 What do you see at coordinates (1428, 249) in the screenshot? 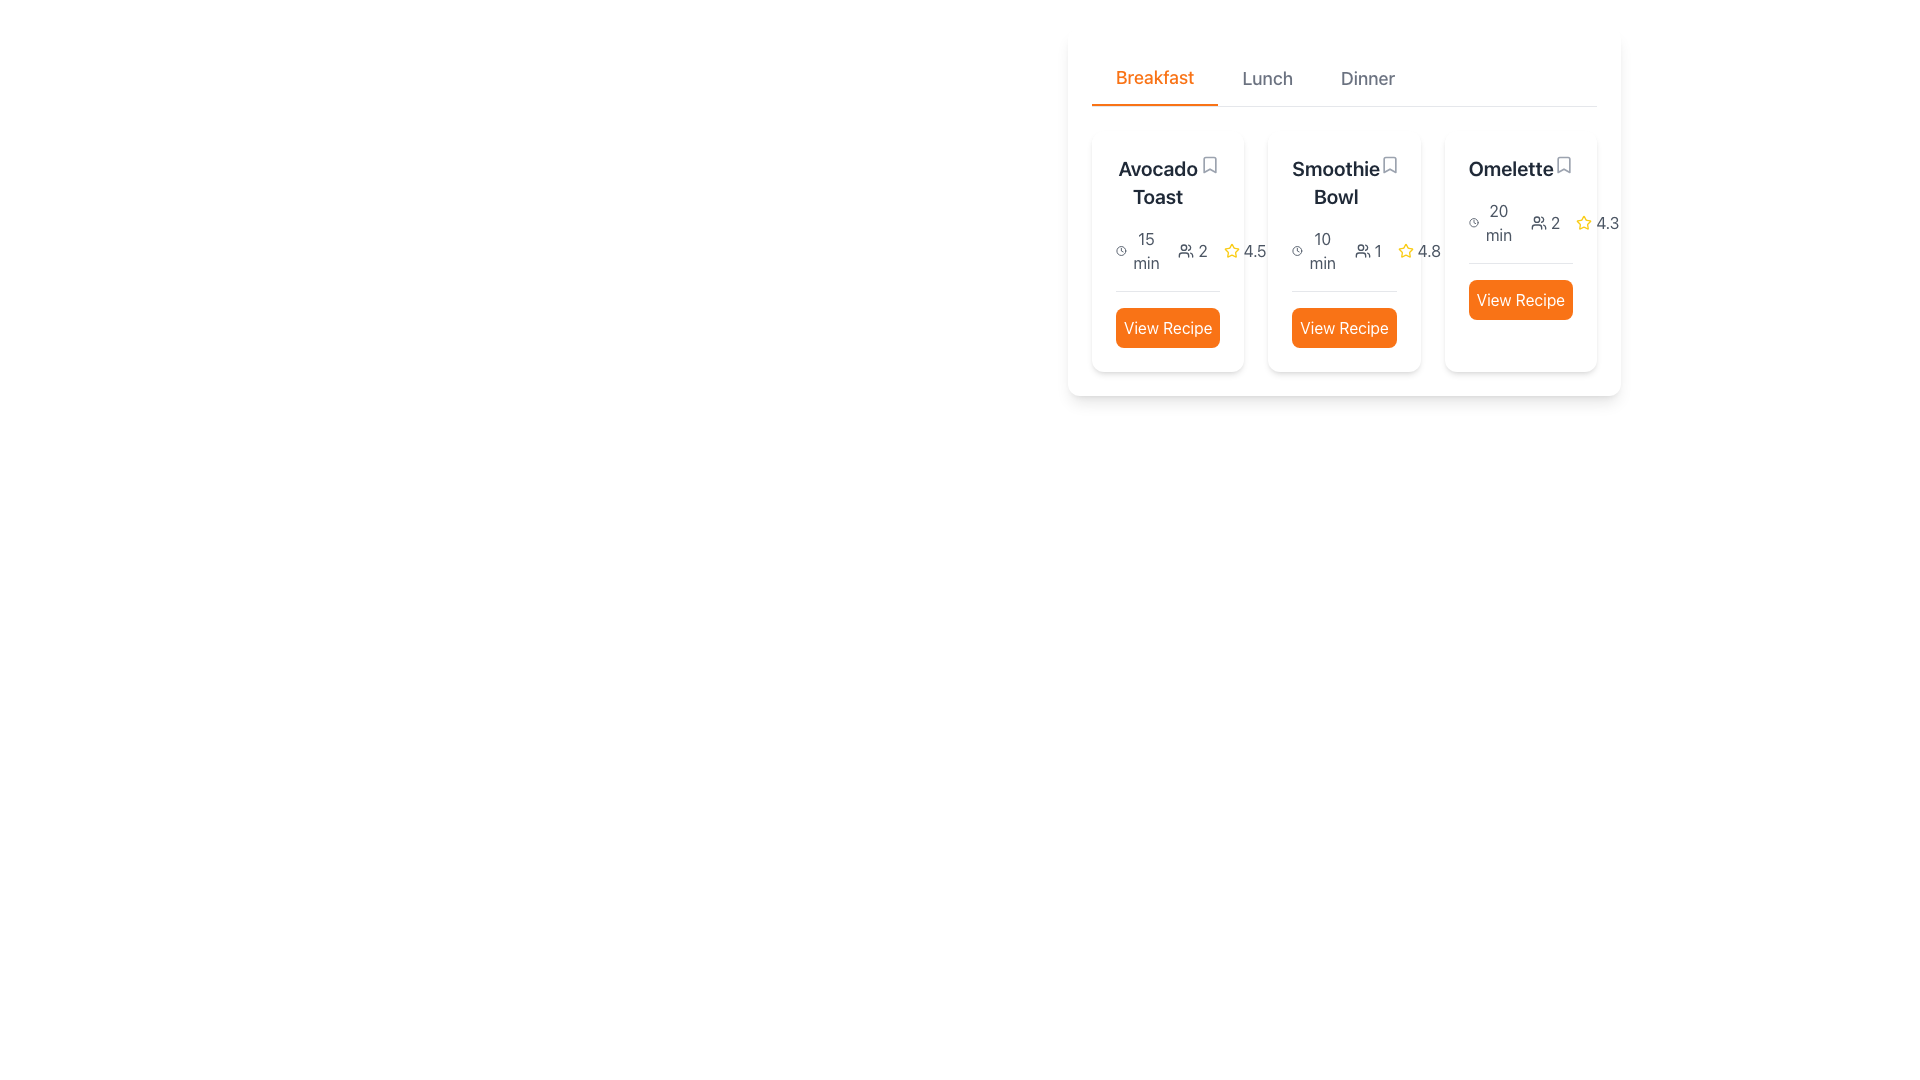
I see `displayed rating value next to the yellow star icon in the Smoothie Bowl card details section` at bounding box center [1428, 249].